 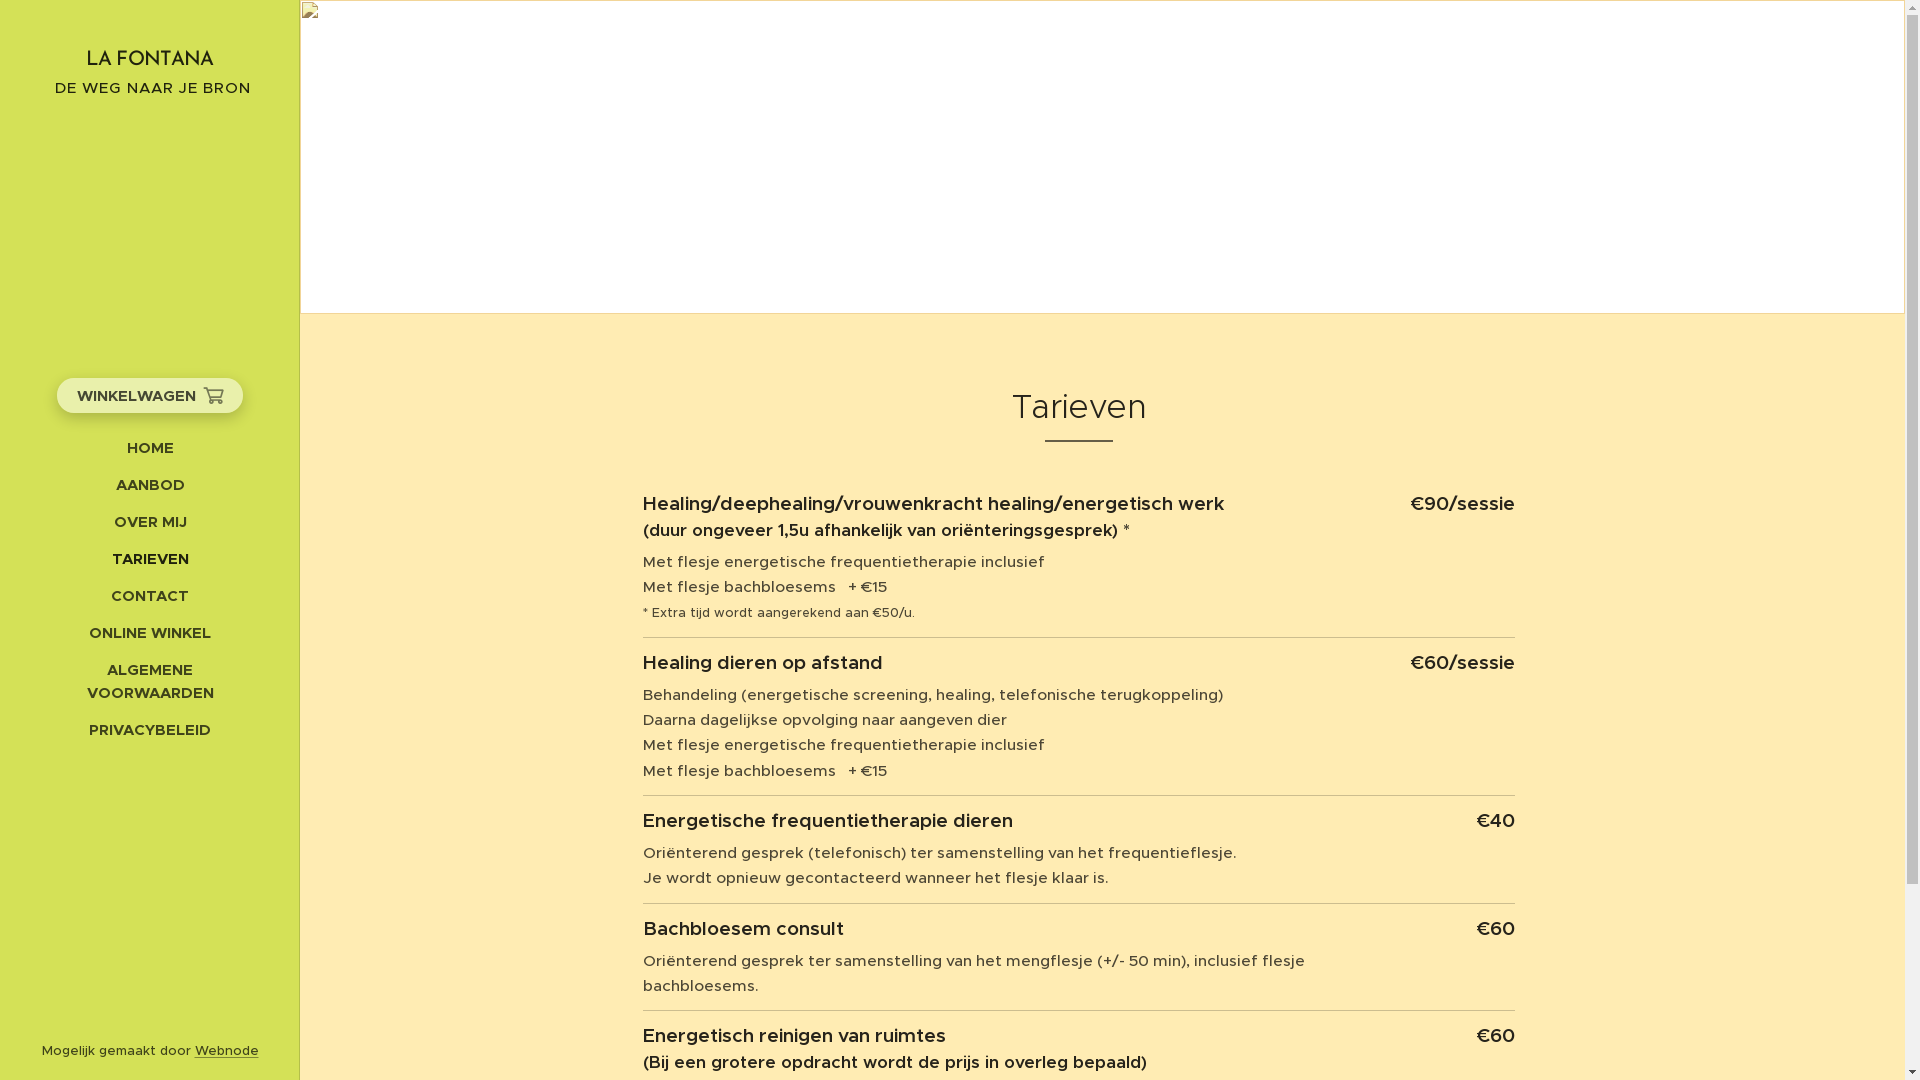 What do you see at coordinates (148, 558) in the screenshot?
I see `'TARIEVEN'` at bounding box center [148, 558].